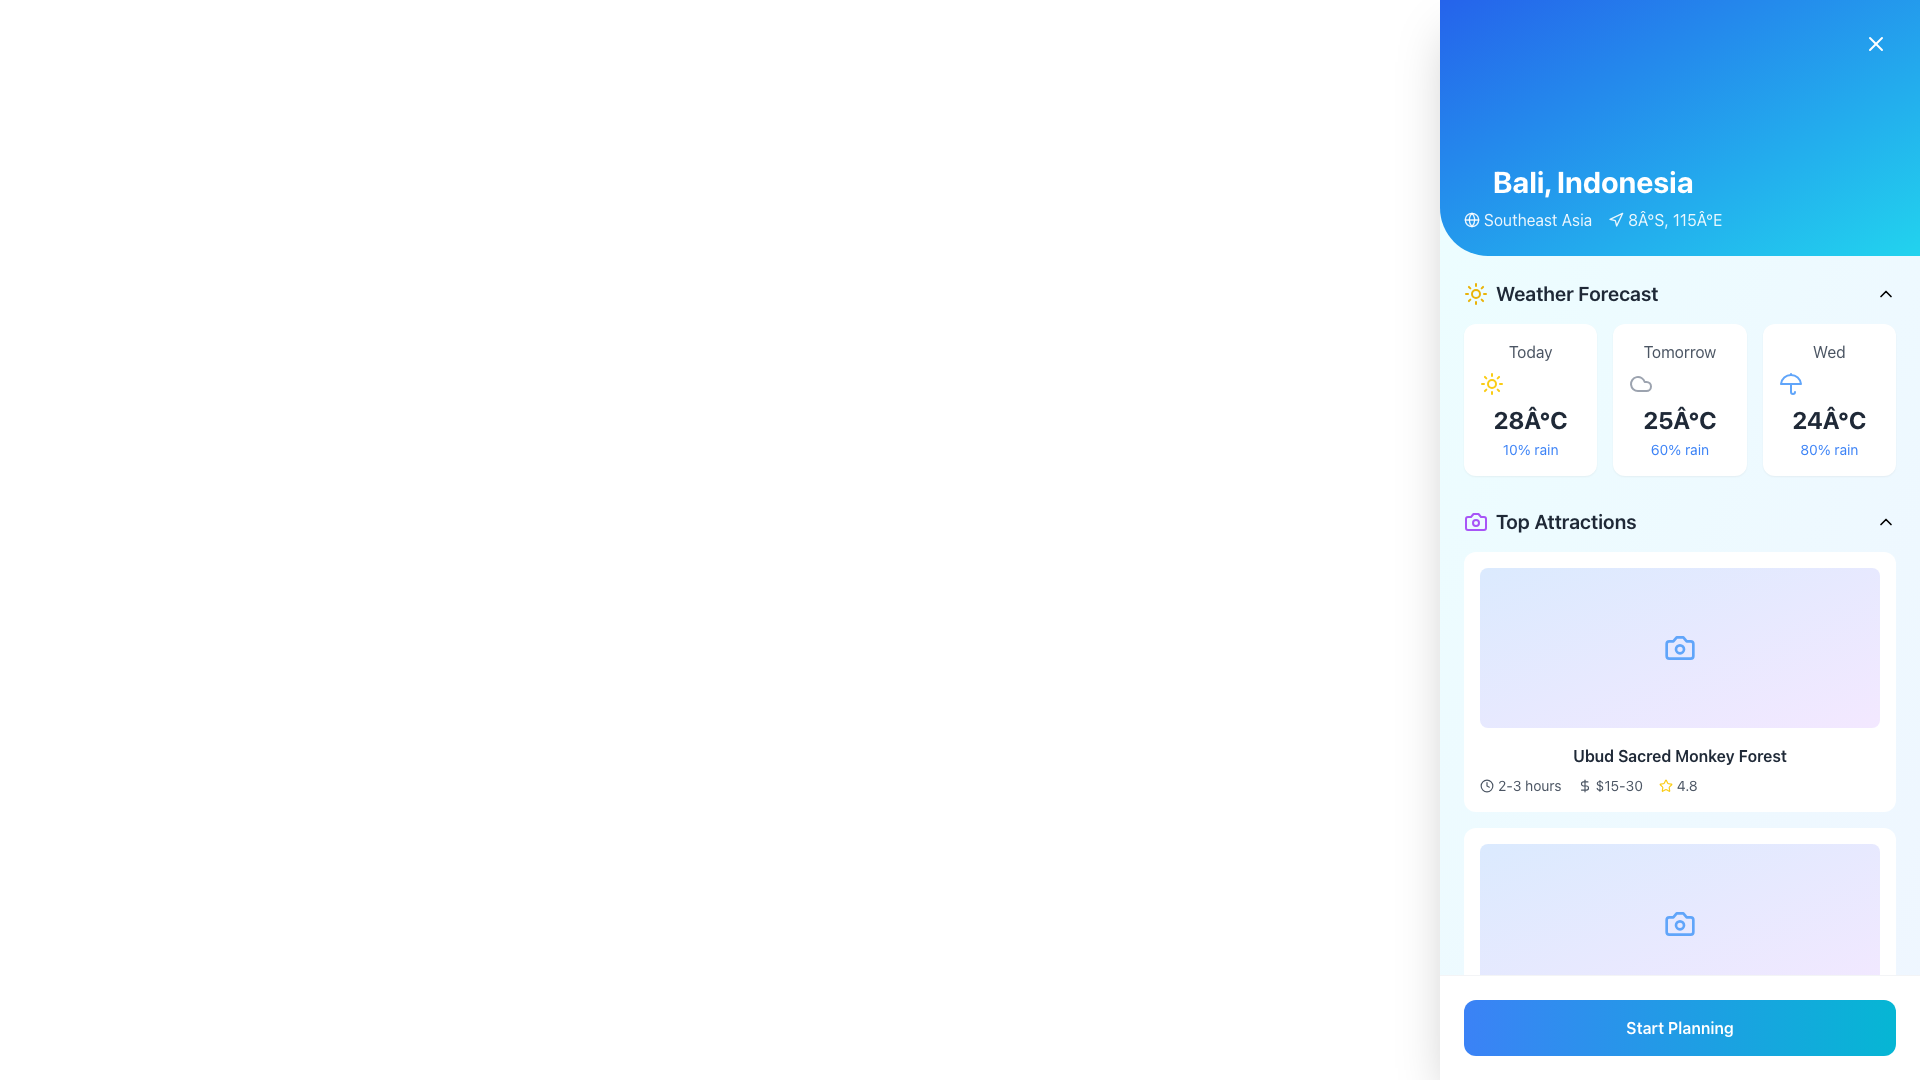  Describe the element at coordinates (1476, 293) in the screenshot. I see `the sun icon, which is bright yellow with a circular center and rays, located next to the 'Weather Forecast' text` at that location.